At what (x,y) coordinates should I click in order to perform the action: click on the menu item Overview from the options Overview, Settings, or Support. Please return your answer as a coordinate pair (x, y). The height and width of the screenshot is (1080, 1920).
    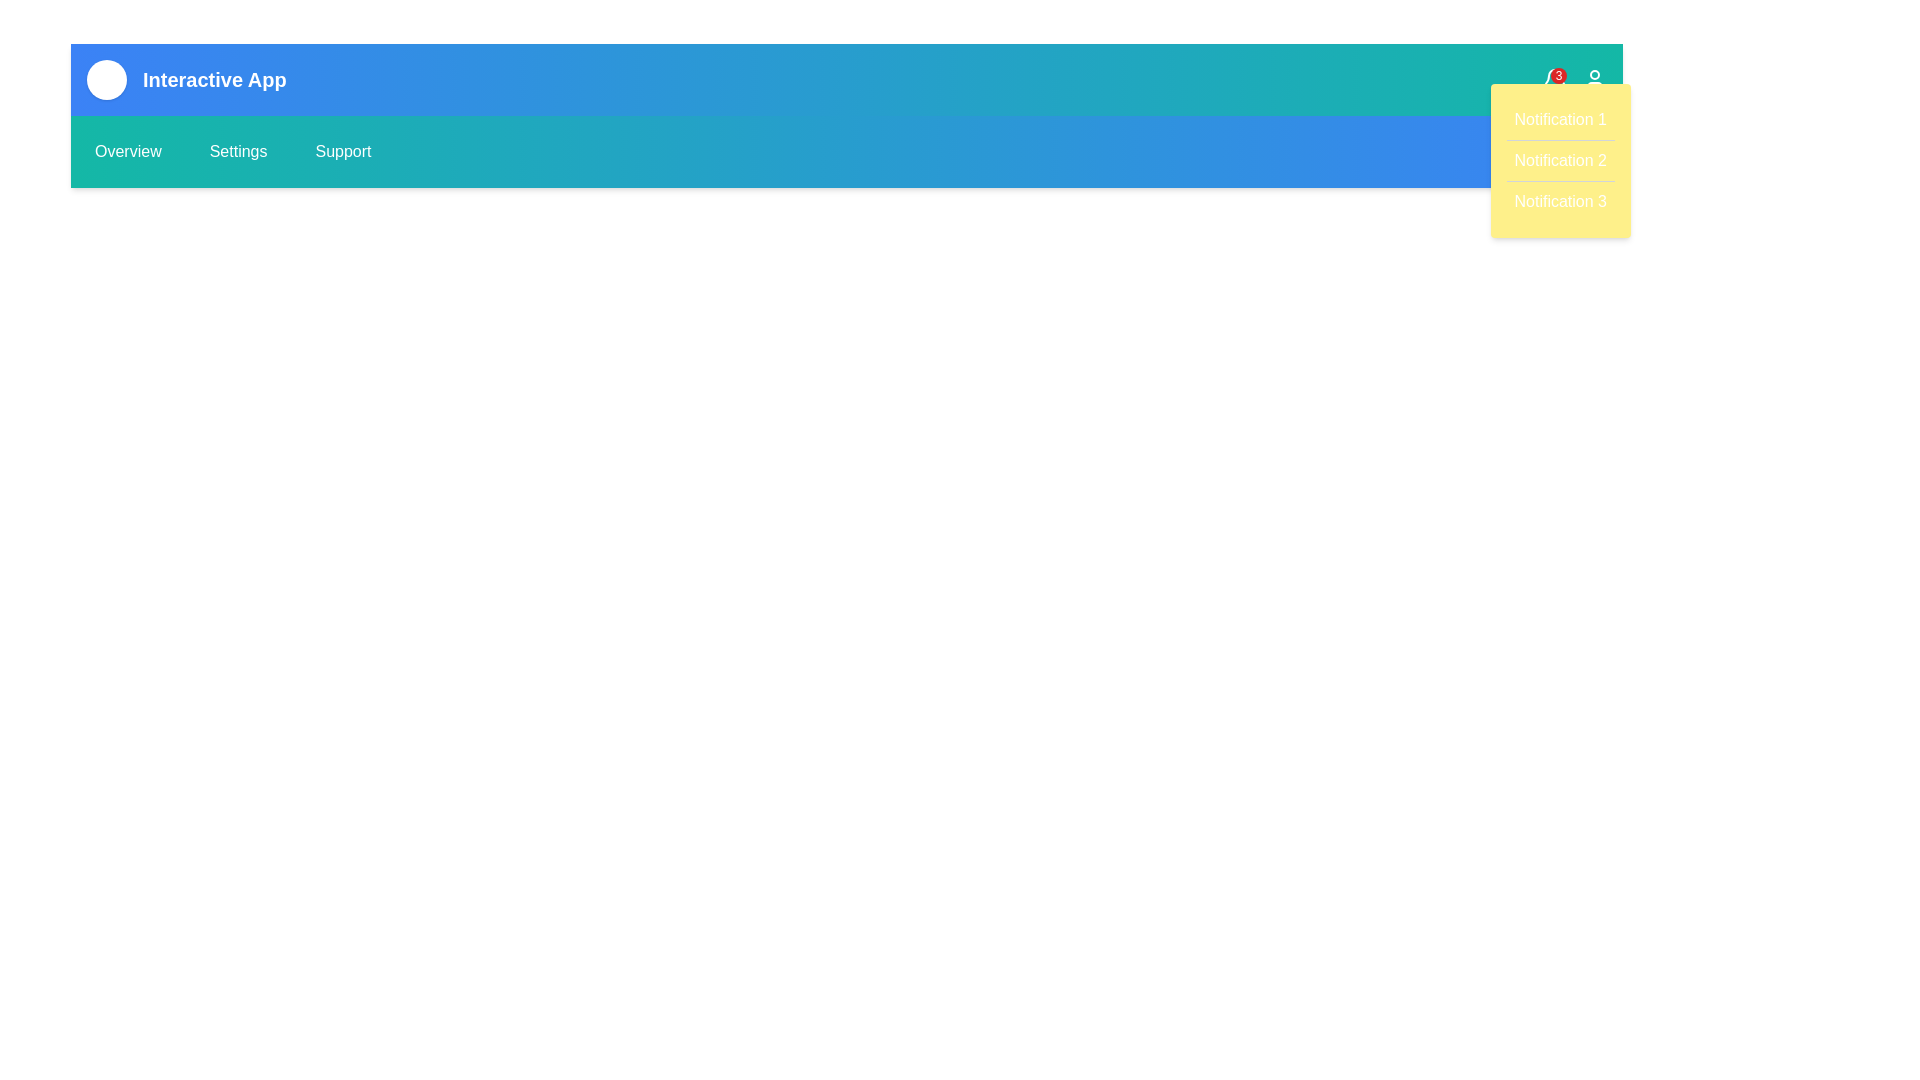
    Looking at the image, I should click on (127, 150).